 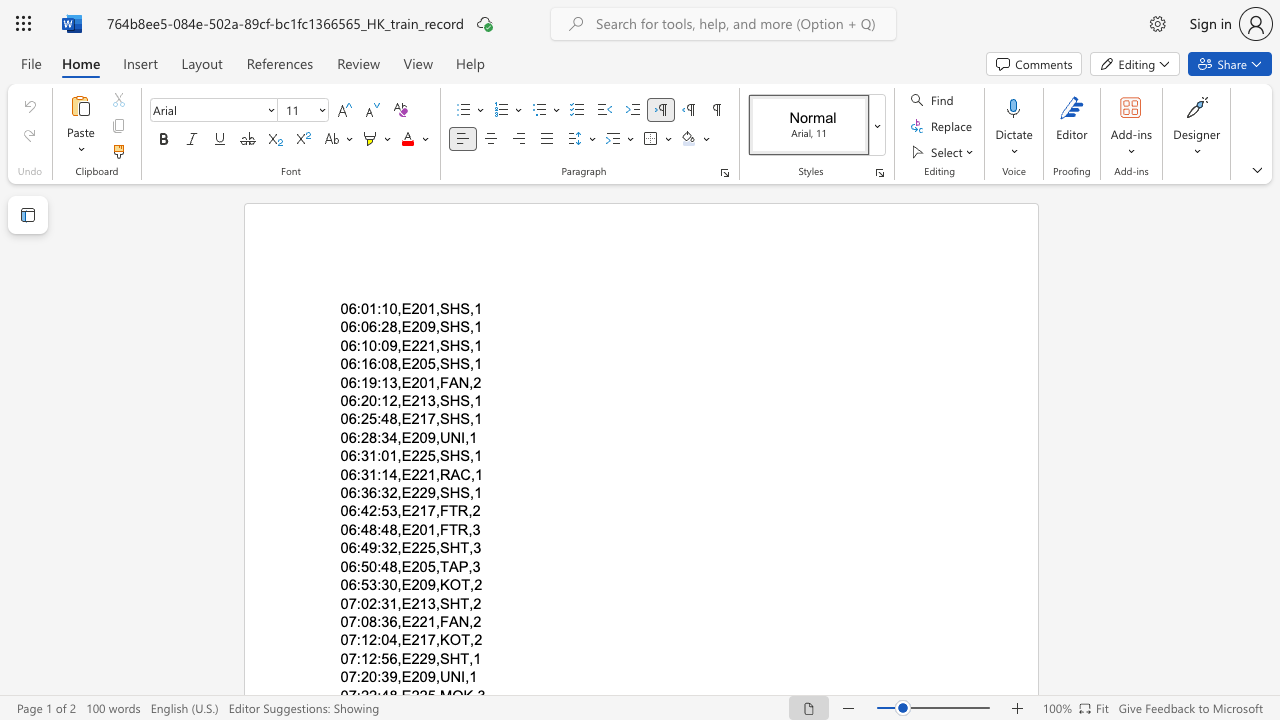 I want to click on the space between the continuous character "5" and "," in the text, so click(x=433, y=548).